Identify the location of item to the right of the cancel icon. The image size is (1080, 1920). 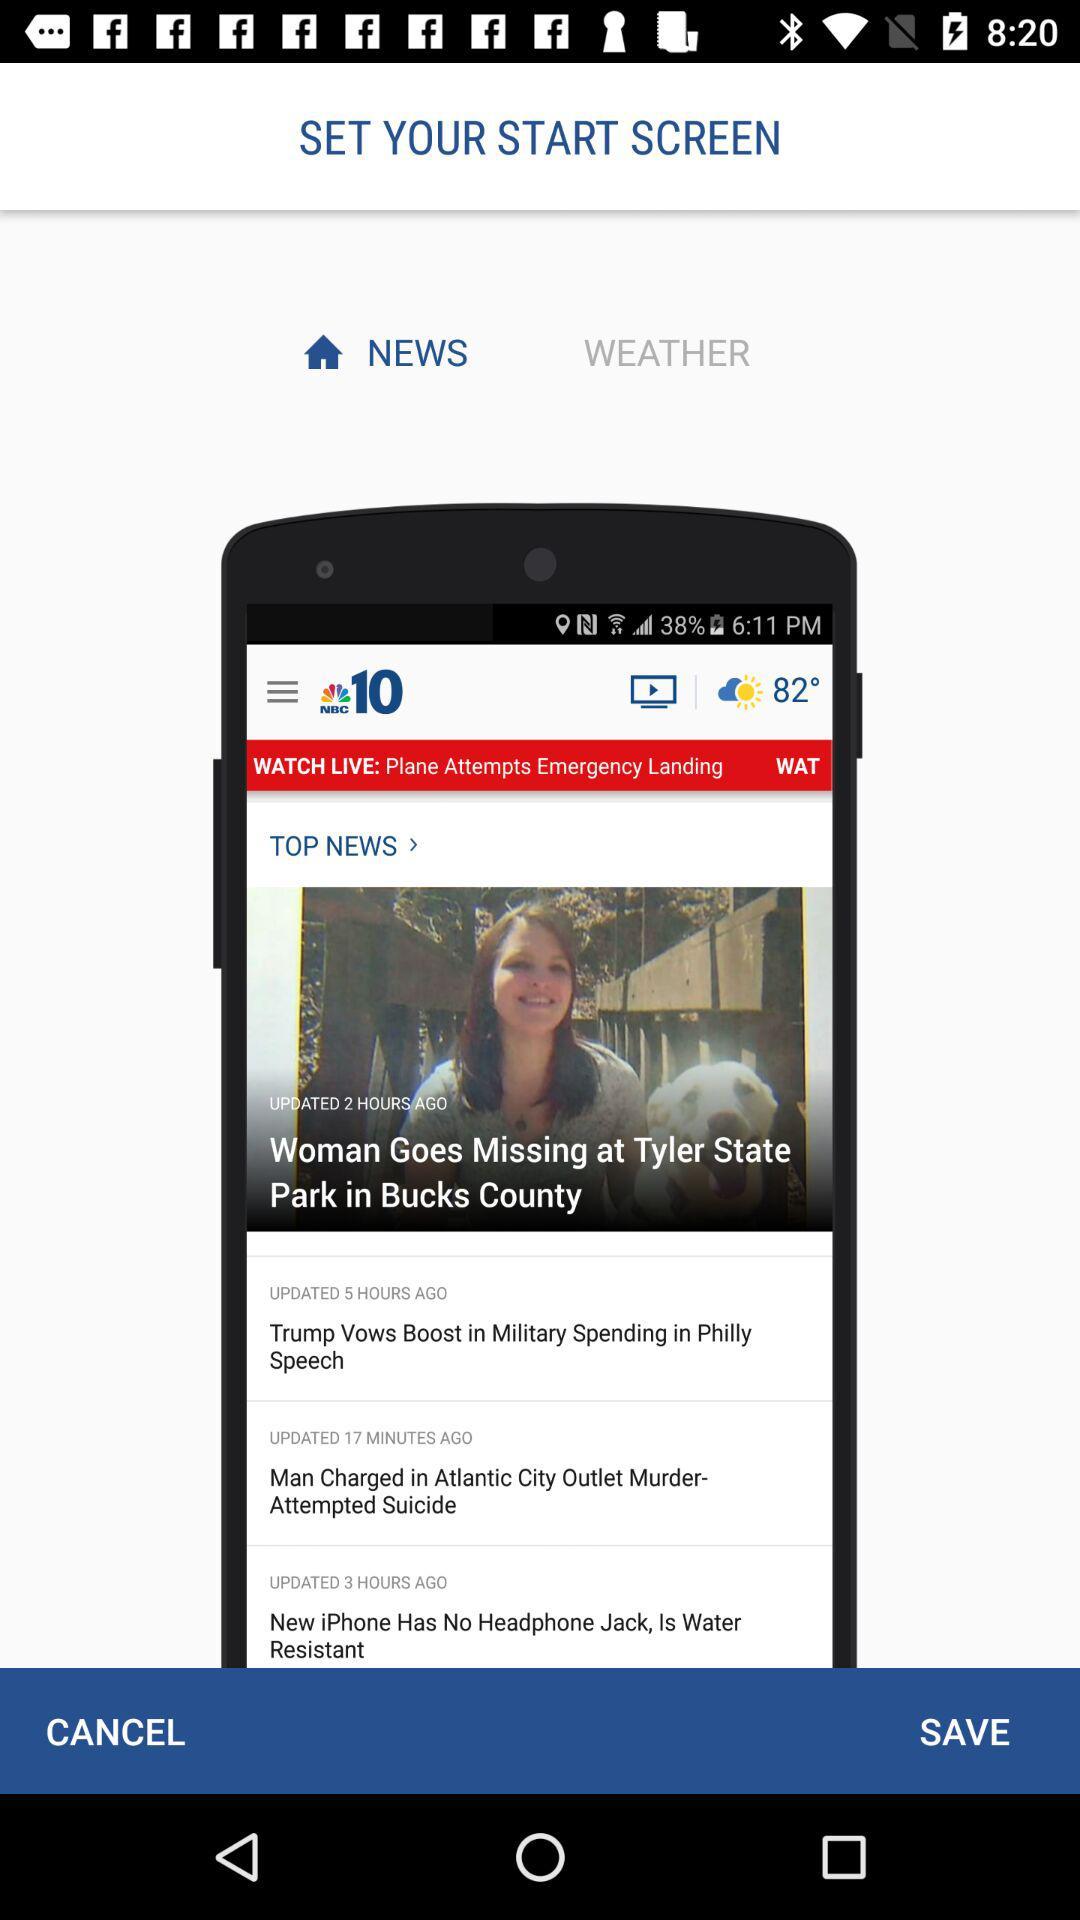
(963, 1730).